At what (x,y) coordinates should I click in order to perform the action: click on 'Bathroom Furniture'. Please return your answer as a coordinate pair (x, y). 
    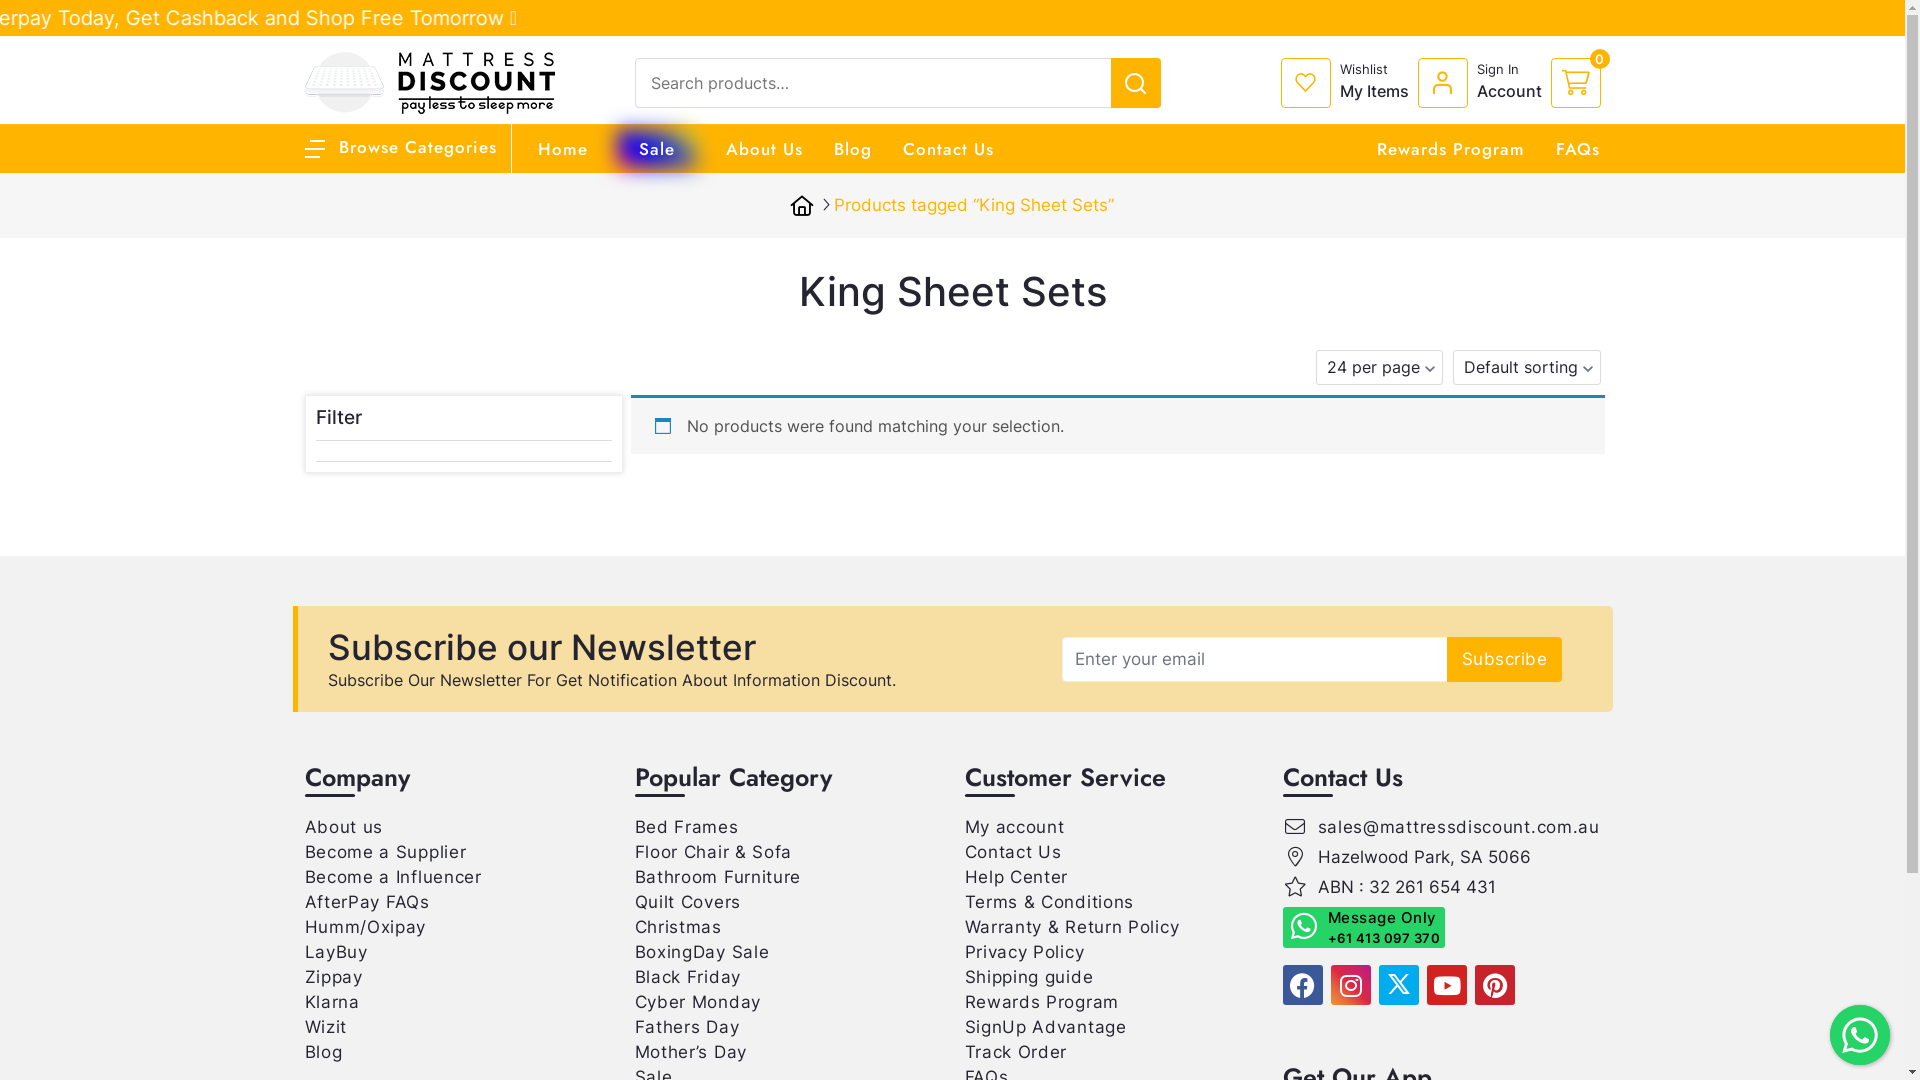
    Looking at the image, I should click on (717, 875).